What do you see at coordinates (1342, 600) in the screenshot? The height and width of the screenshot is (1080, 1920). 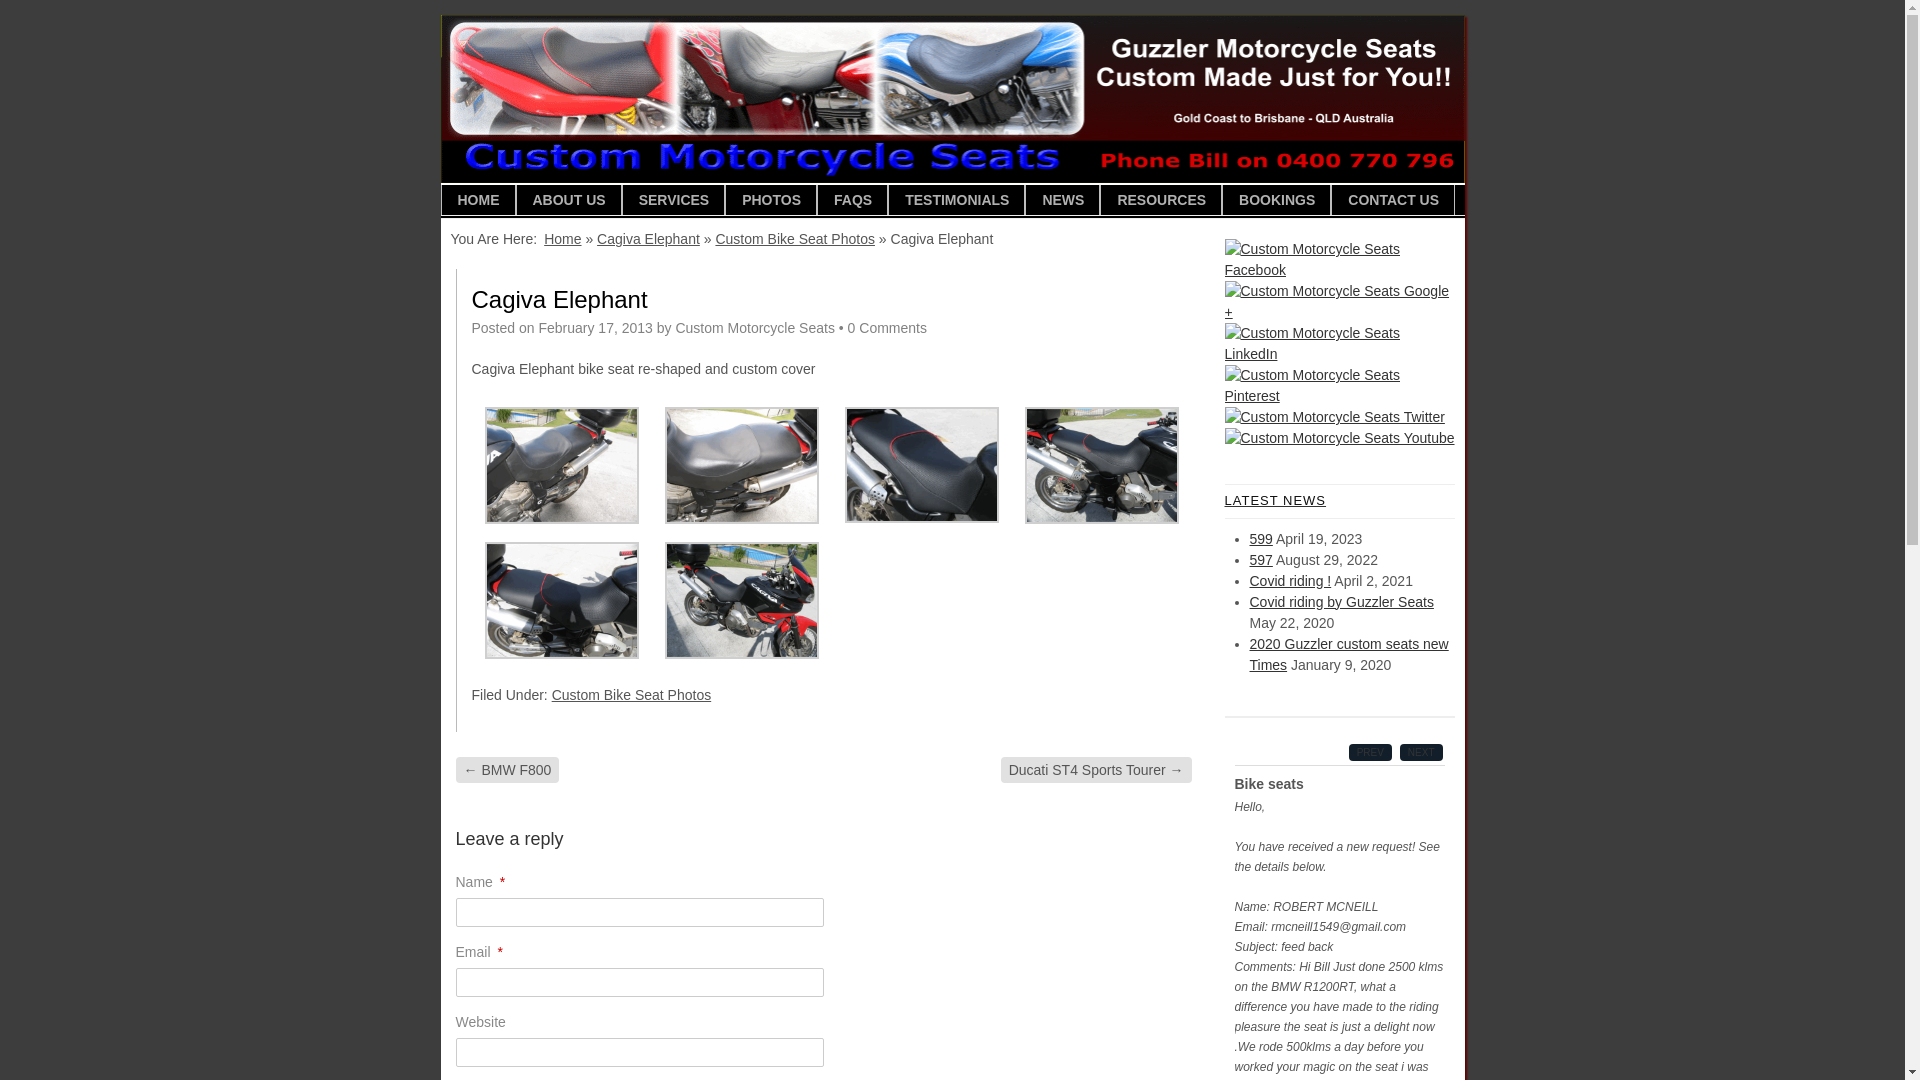 I see `'Covid riding by Guzzler Seats'` at bounding box center [1342, 600].